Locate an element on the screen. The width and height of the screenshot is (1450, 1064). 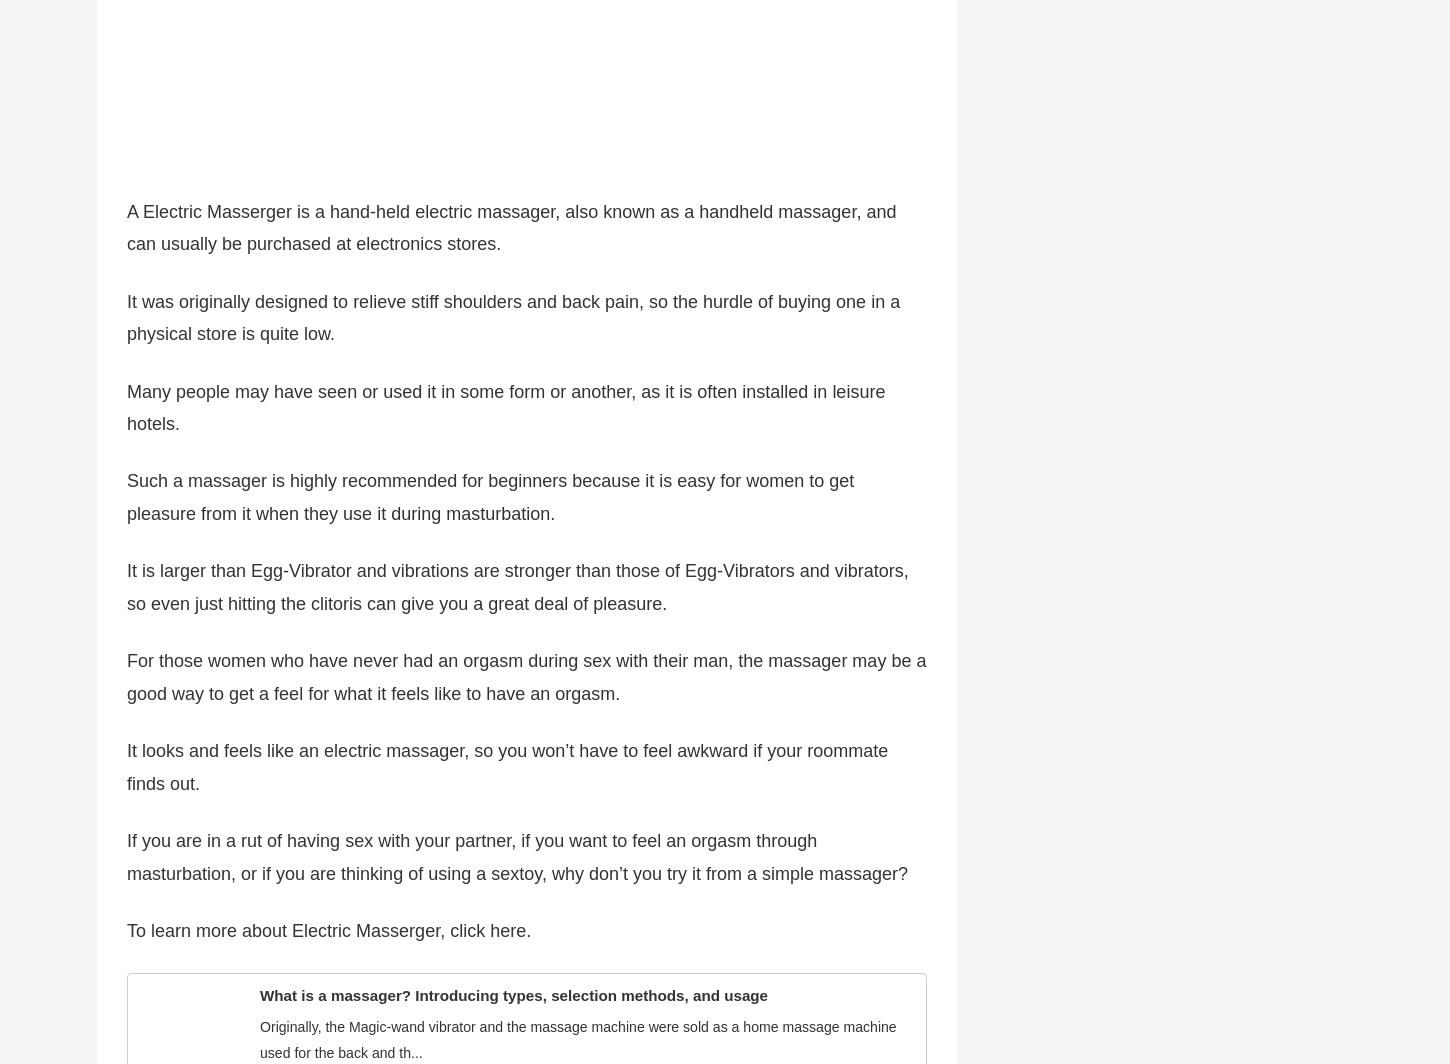
'If you are in a rut of having sex with your partner, if you want to feel an orgasm through masturbation, or if you are thinking of using a sextoy, why don’t you try it from a simple massager?' is located at coordinates (517, 866).